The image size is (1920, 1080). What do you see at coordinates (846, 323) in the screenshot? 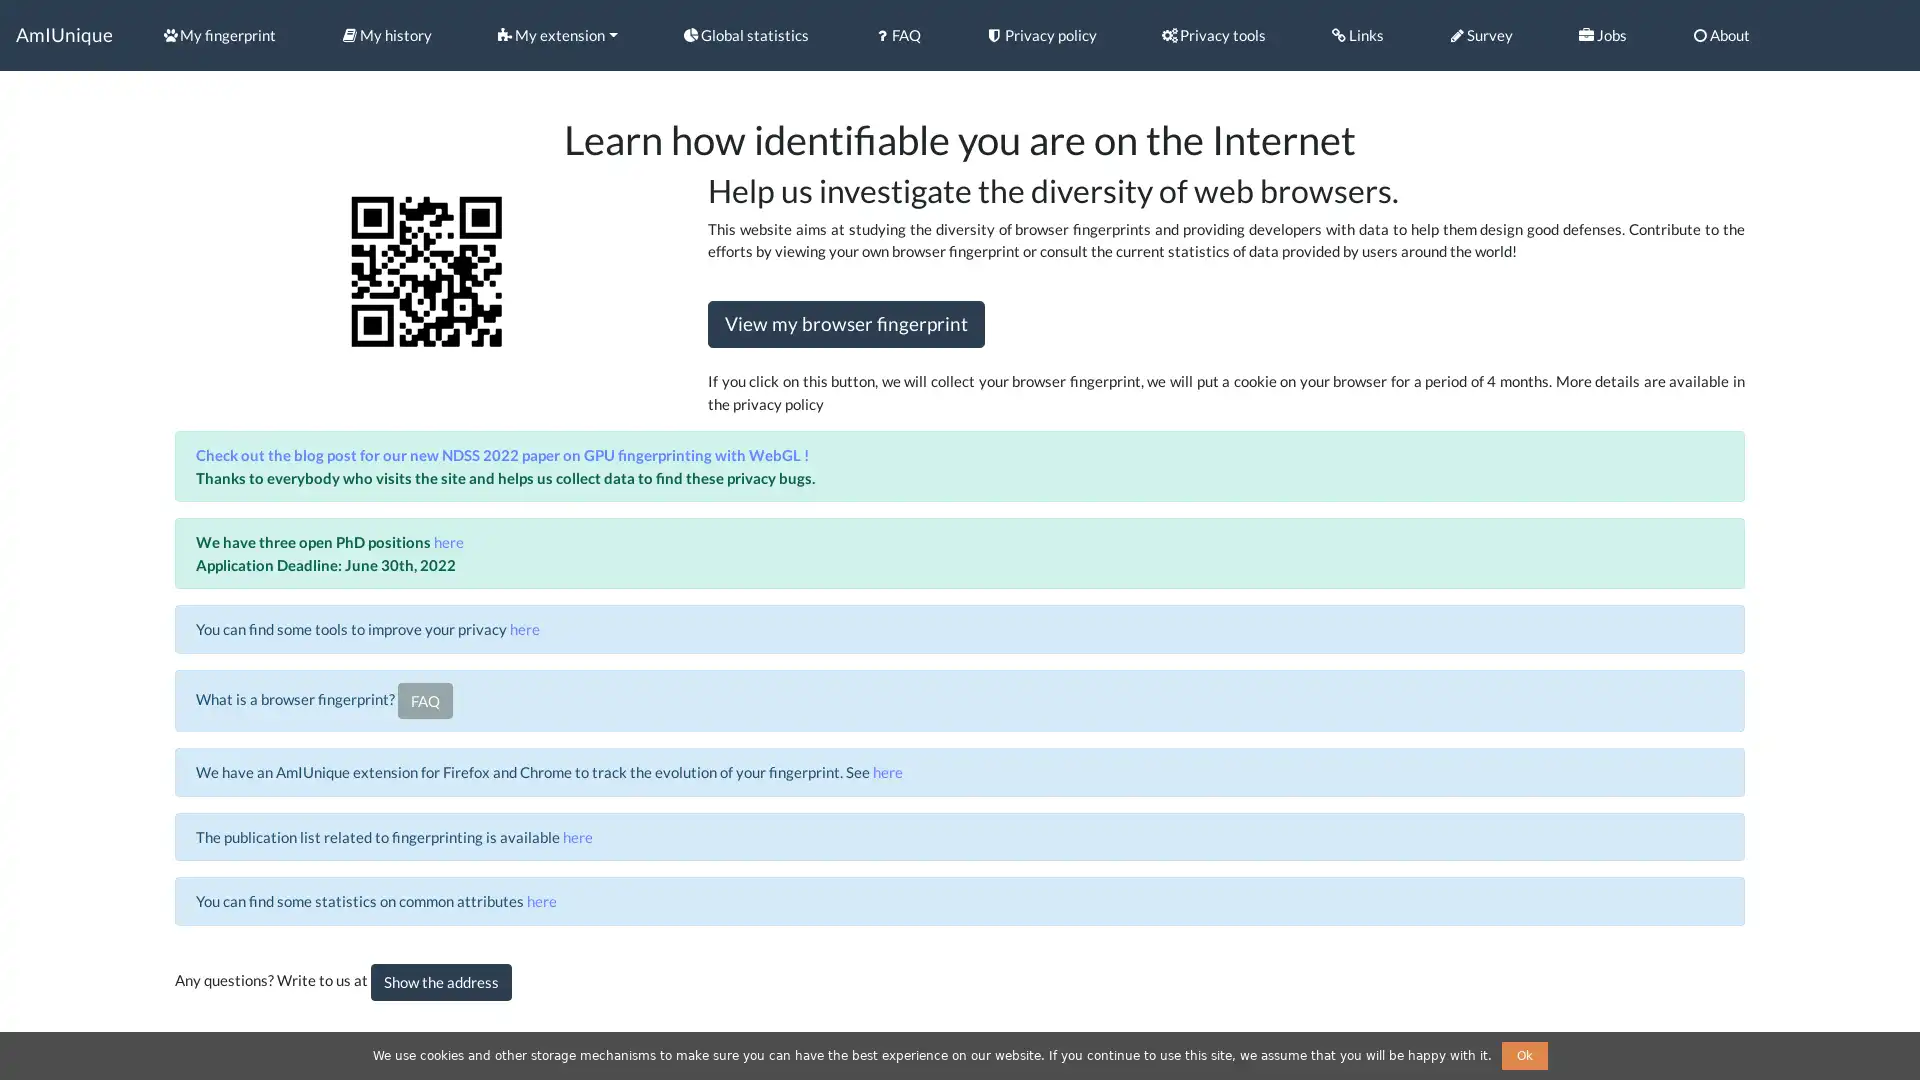
I see `View my browser fingerprint` at bounding box center [846, 323].